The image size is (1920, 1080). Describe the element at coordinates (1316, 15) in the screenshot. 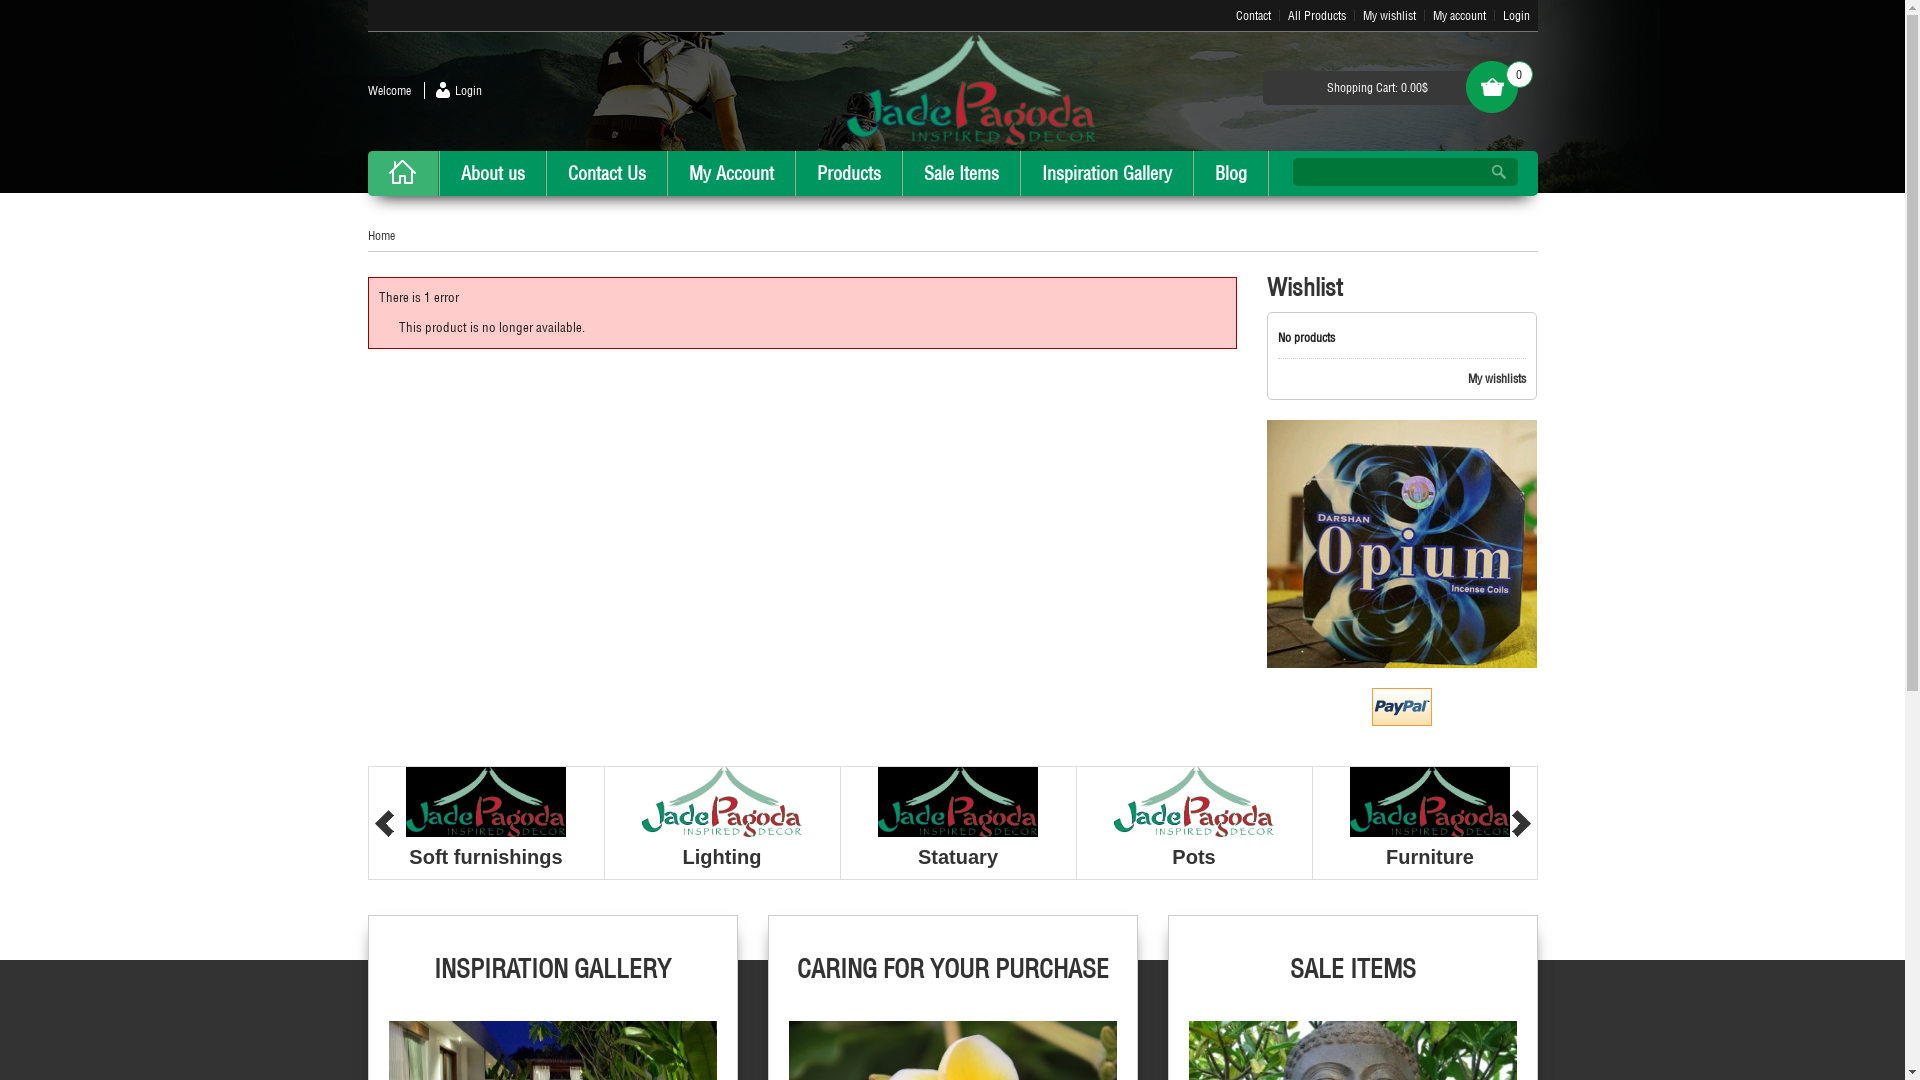

I see `'All Products'` at that location.